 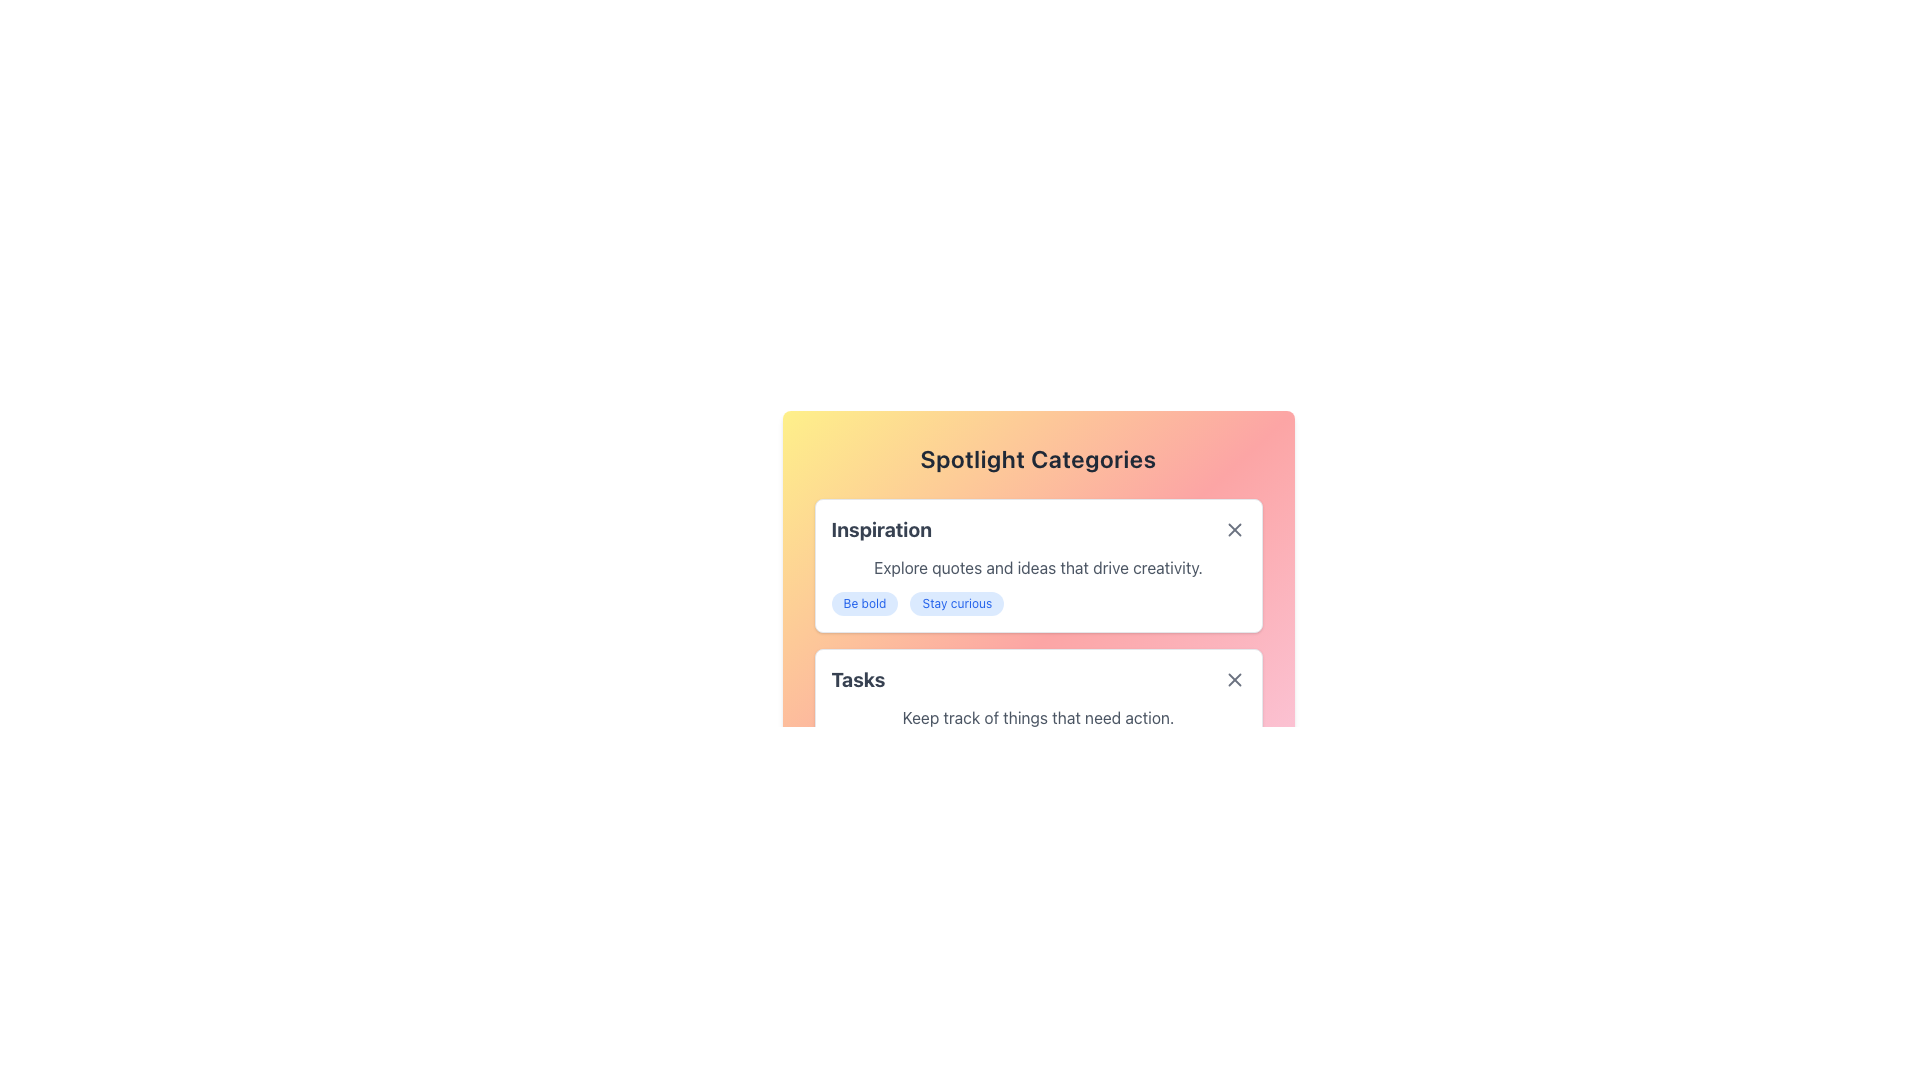 I want to click on the Text Label that serves as the title for the section within the 'Spotlight Categories' card, so click(x=880, y=528).